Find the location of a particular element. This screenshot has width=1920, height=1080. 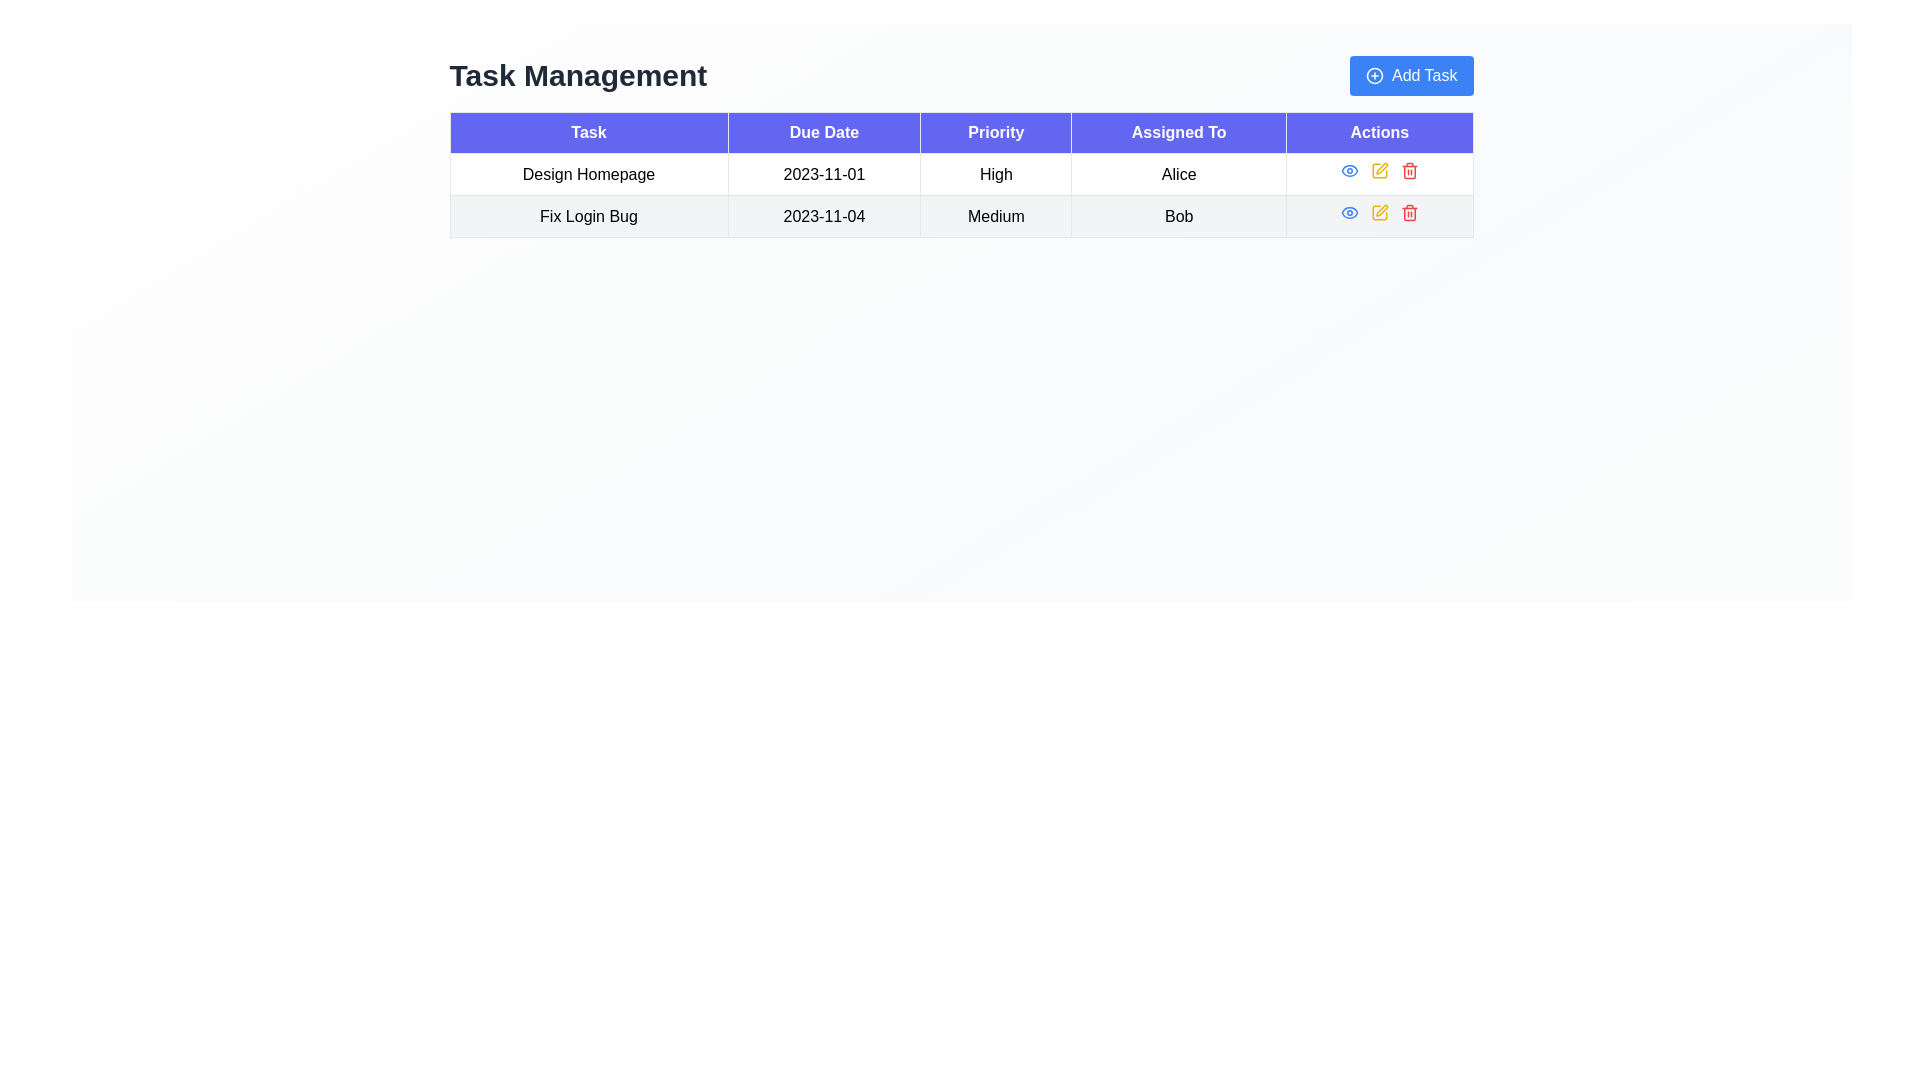

the text label indicating the individual assigned to the task in the fourth column of the first data row under the header is located at coordinates (1179, 173).